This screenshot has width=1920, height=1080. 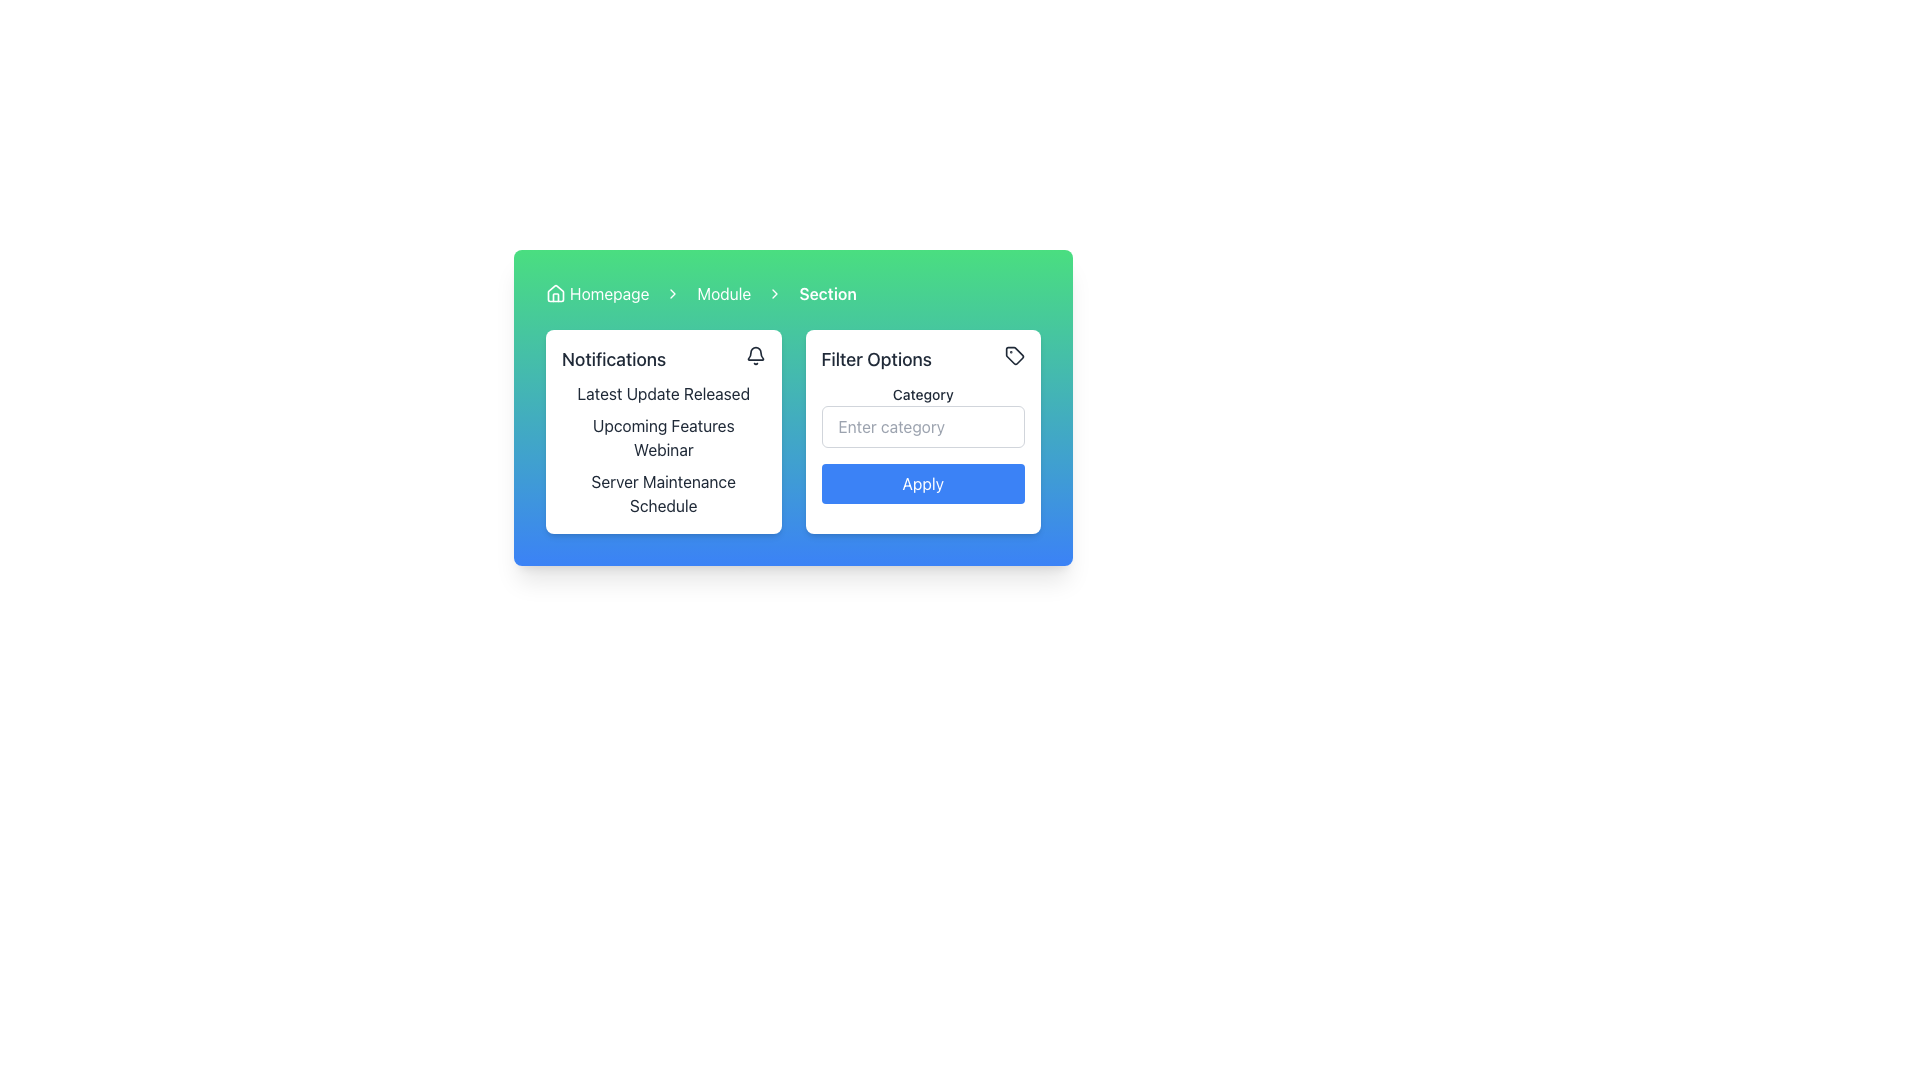 What do you see at coordinates (663, 493) in the screenshot?
I see `the third notification in the 'Notifications' section that provides information about a scheduled server maintenance event` at bounding box center [663, 493].